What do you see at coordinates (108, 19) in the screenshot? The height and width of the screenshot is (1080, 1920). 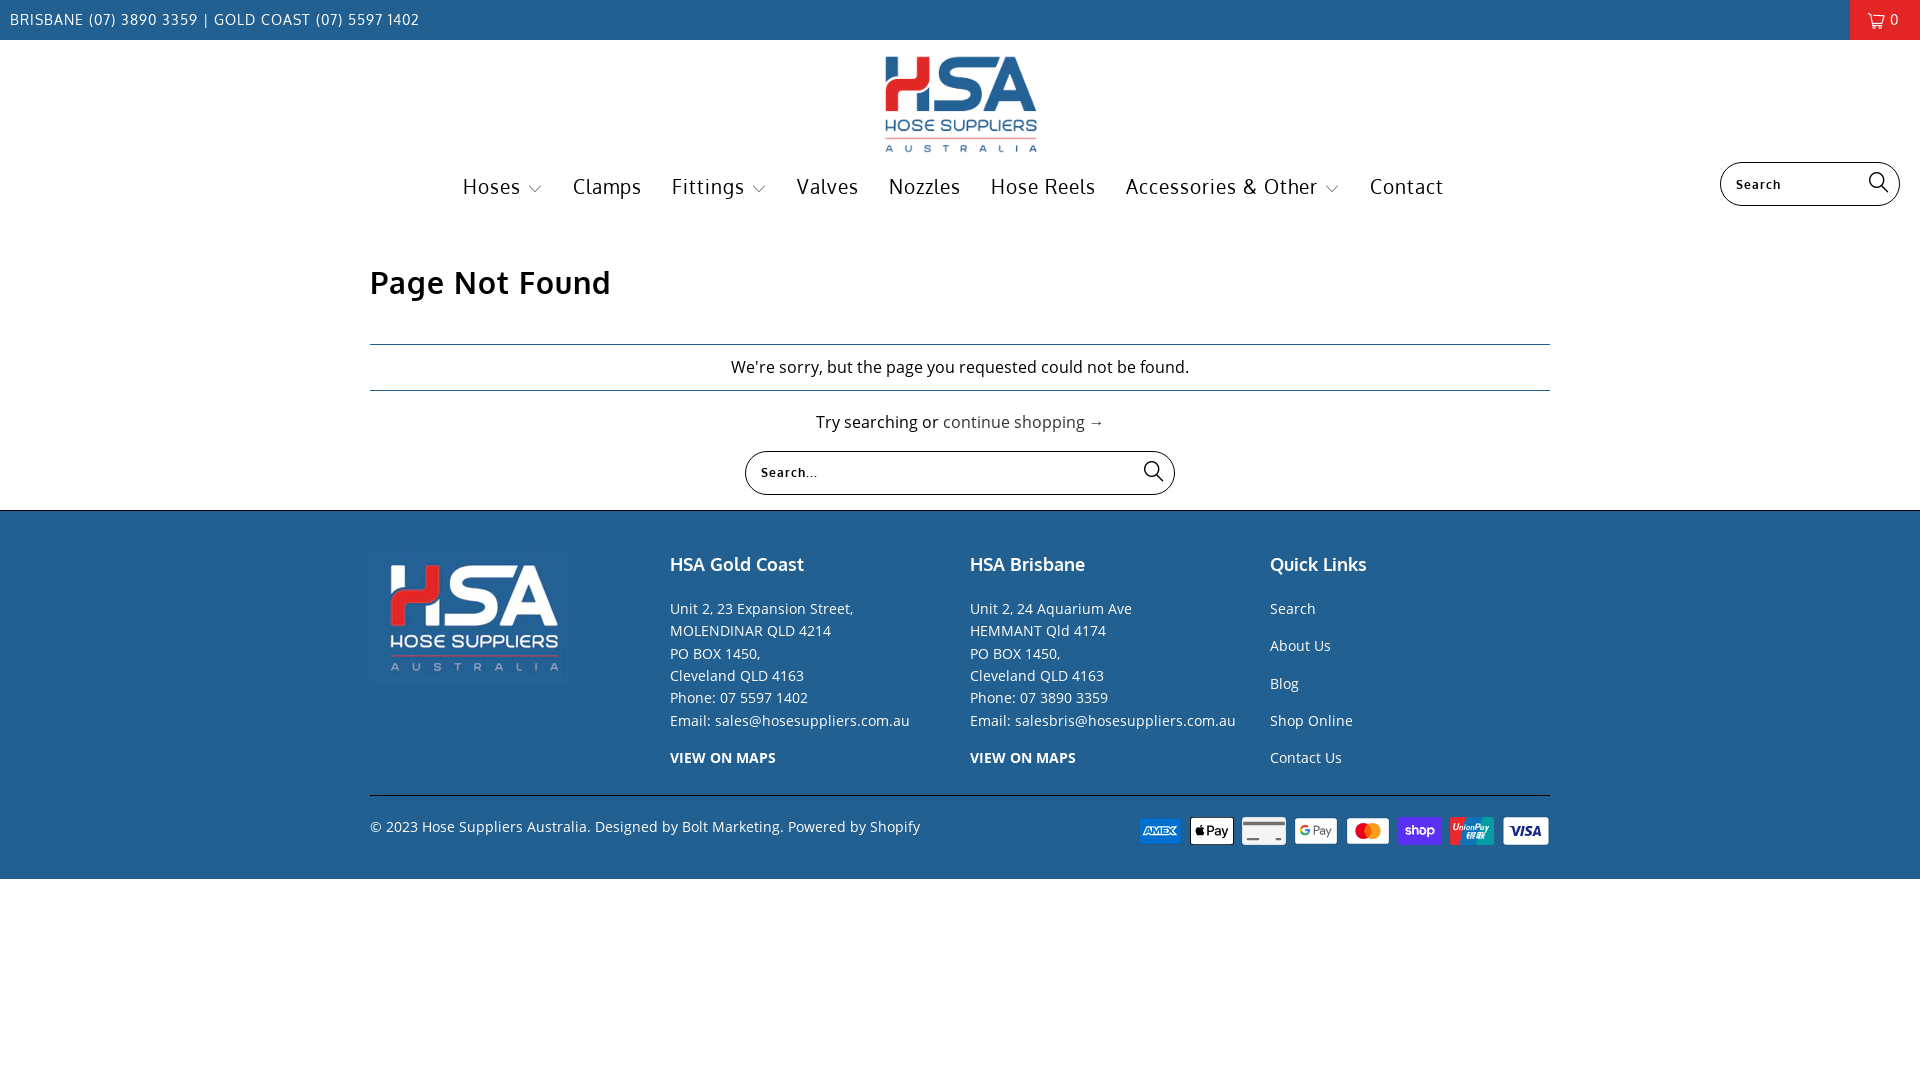 I see `'BRISBANE (07) 3890 3359 |'` at bounding box center [108, 19].